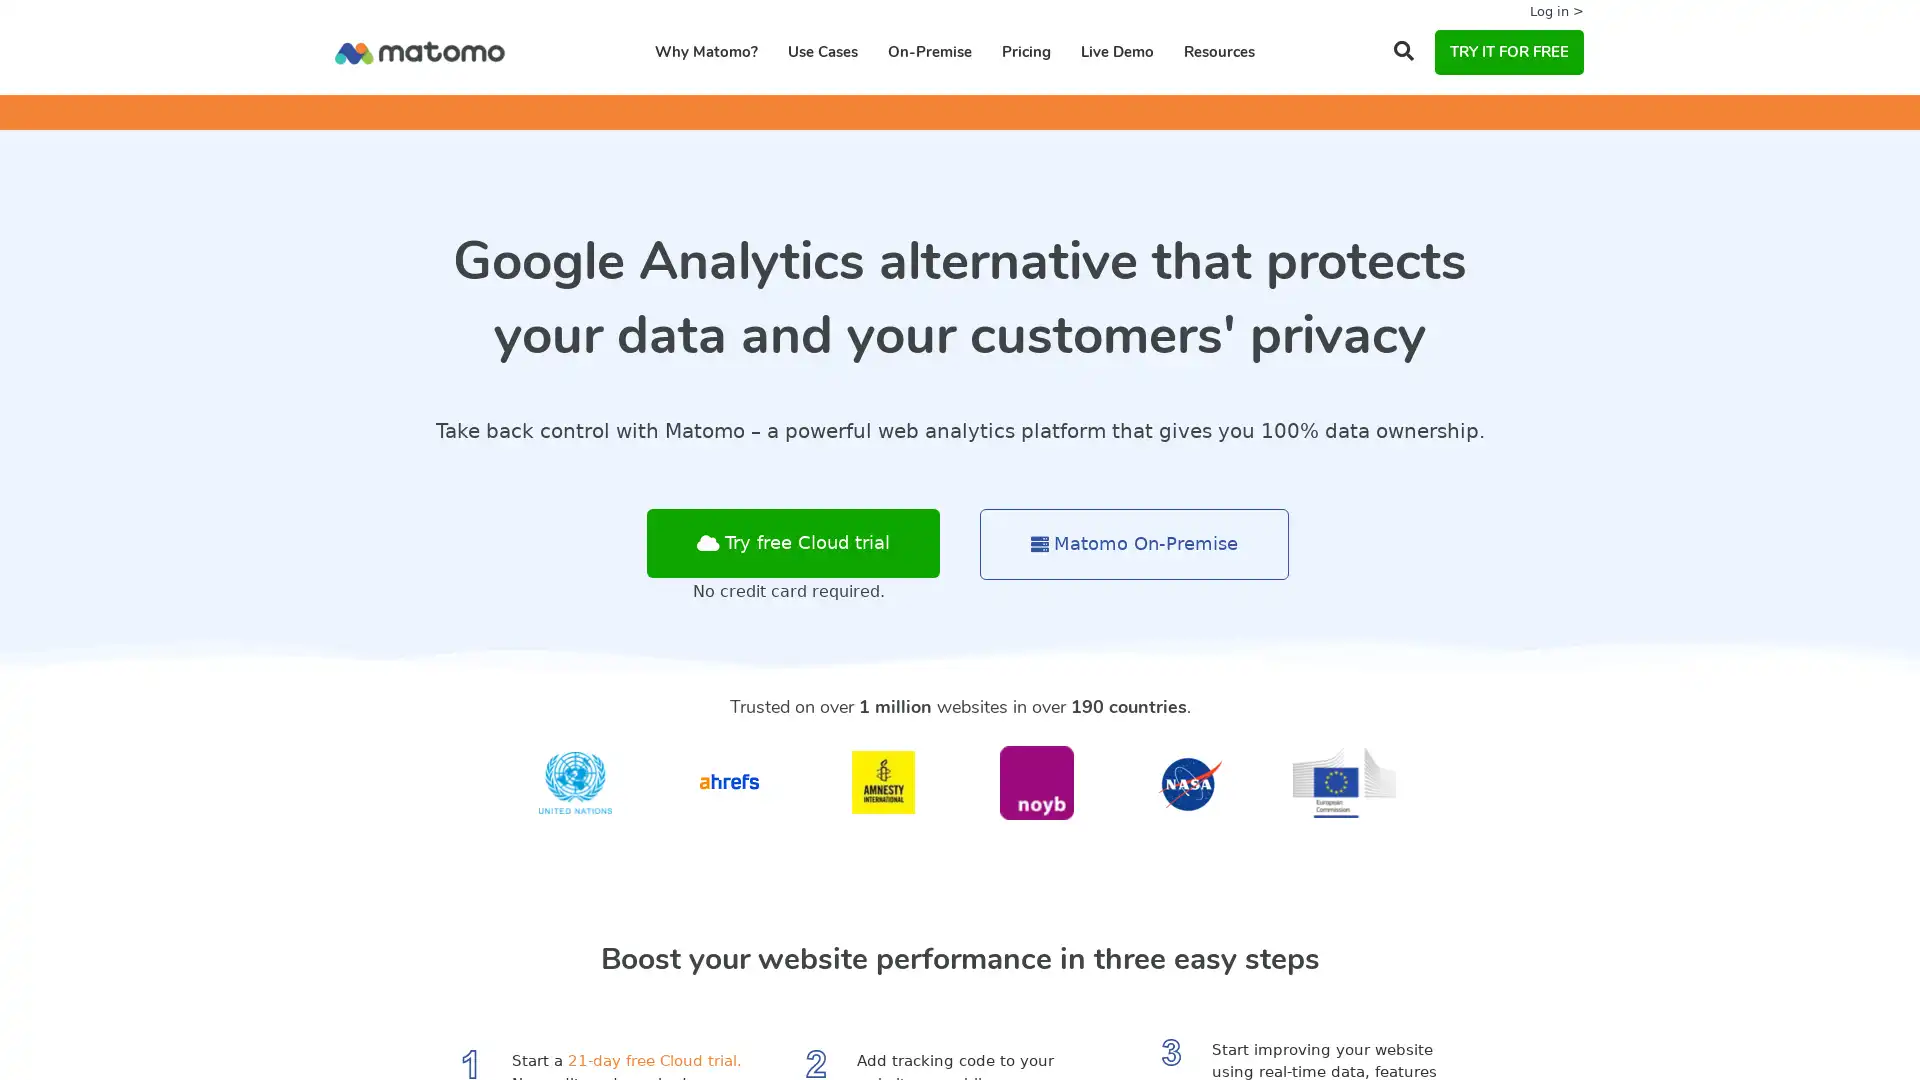  I want to click on Matomo On-Premise, so click(1134, 544).